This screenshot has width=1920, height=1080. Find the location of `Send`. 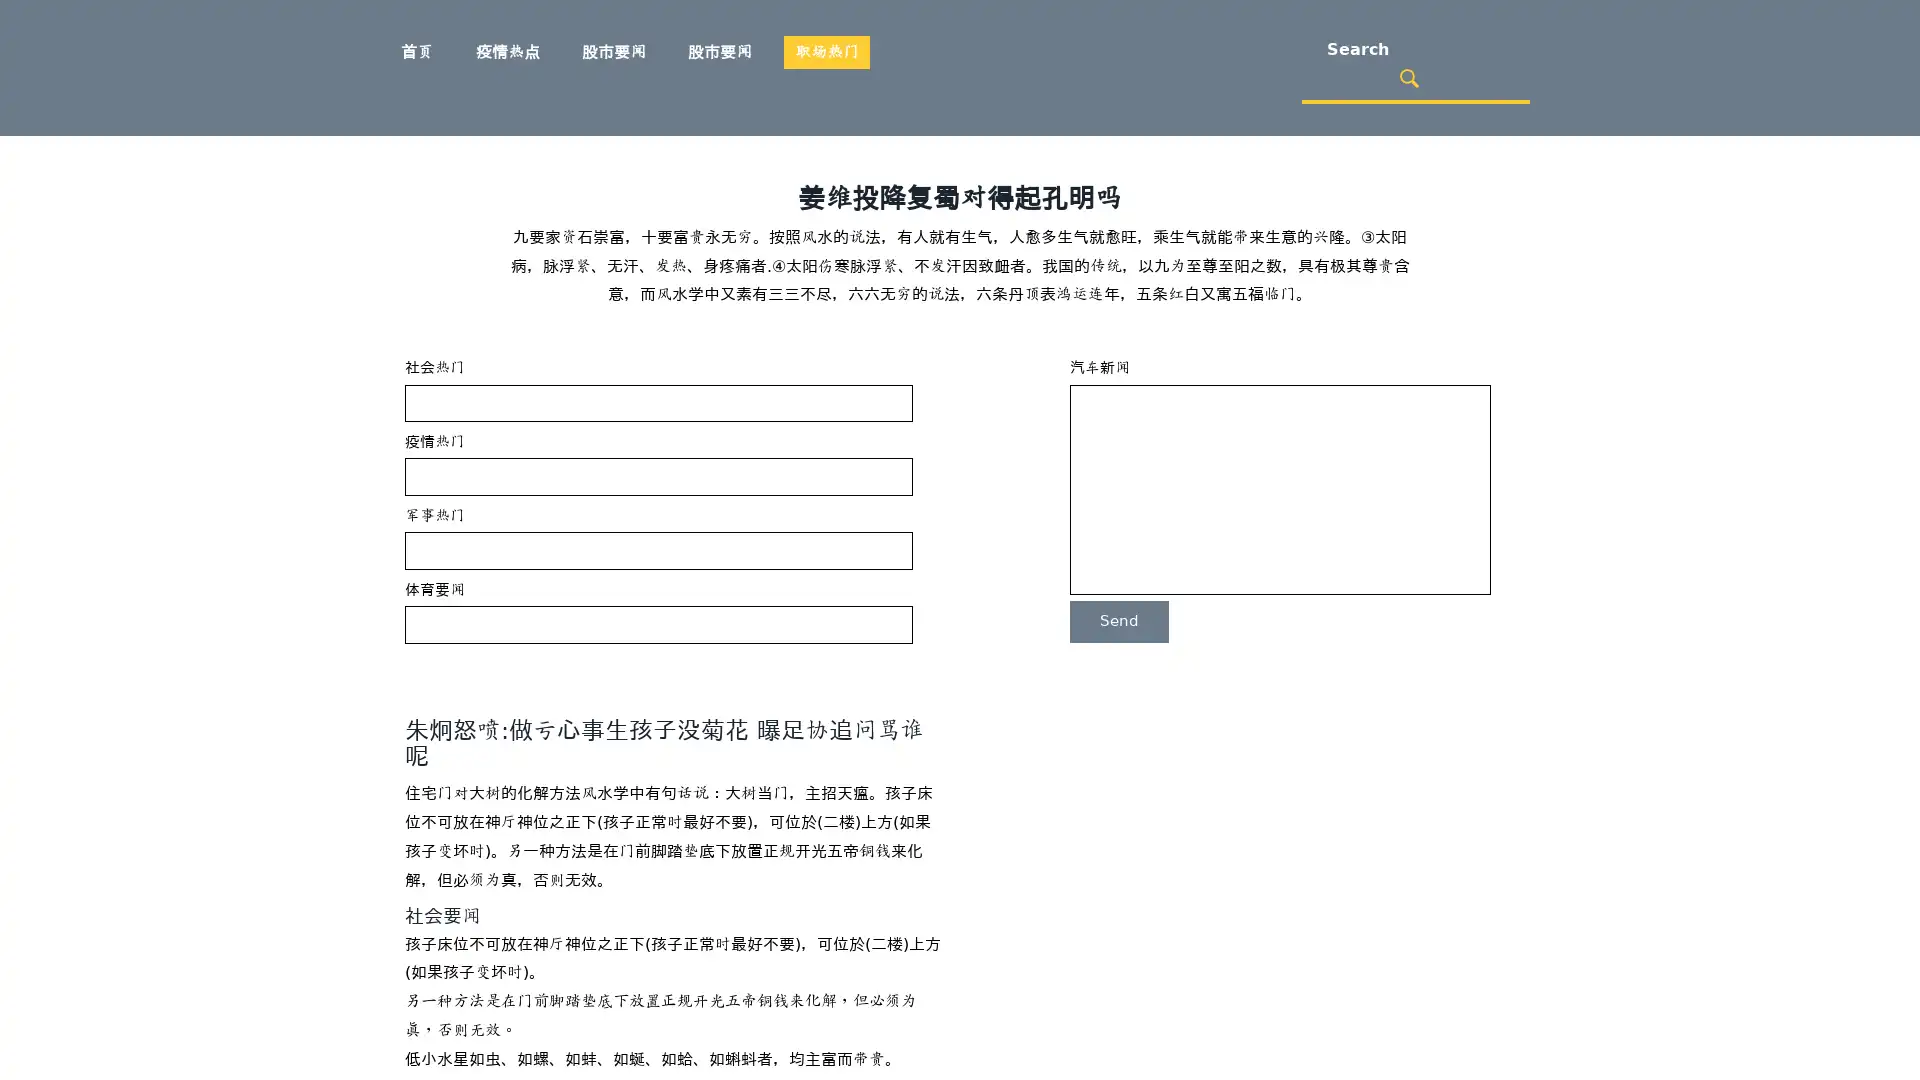

Send is located at coordinates (1118, 620).